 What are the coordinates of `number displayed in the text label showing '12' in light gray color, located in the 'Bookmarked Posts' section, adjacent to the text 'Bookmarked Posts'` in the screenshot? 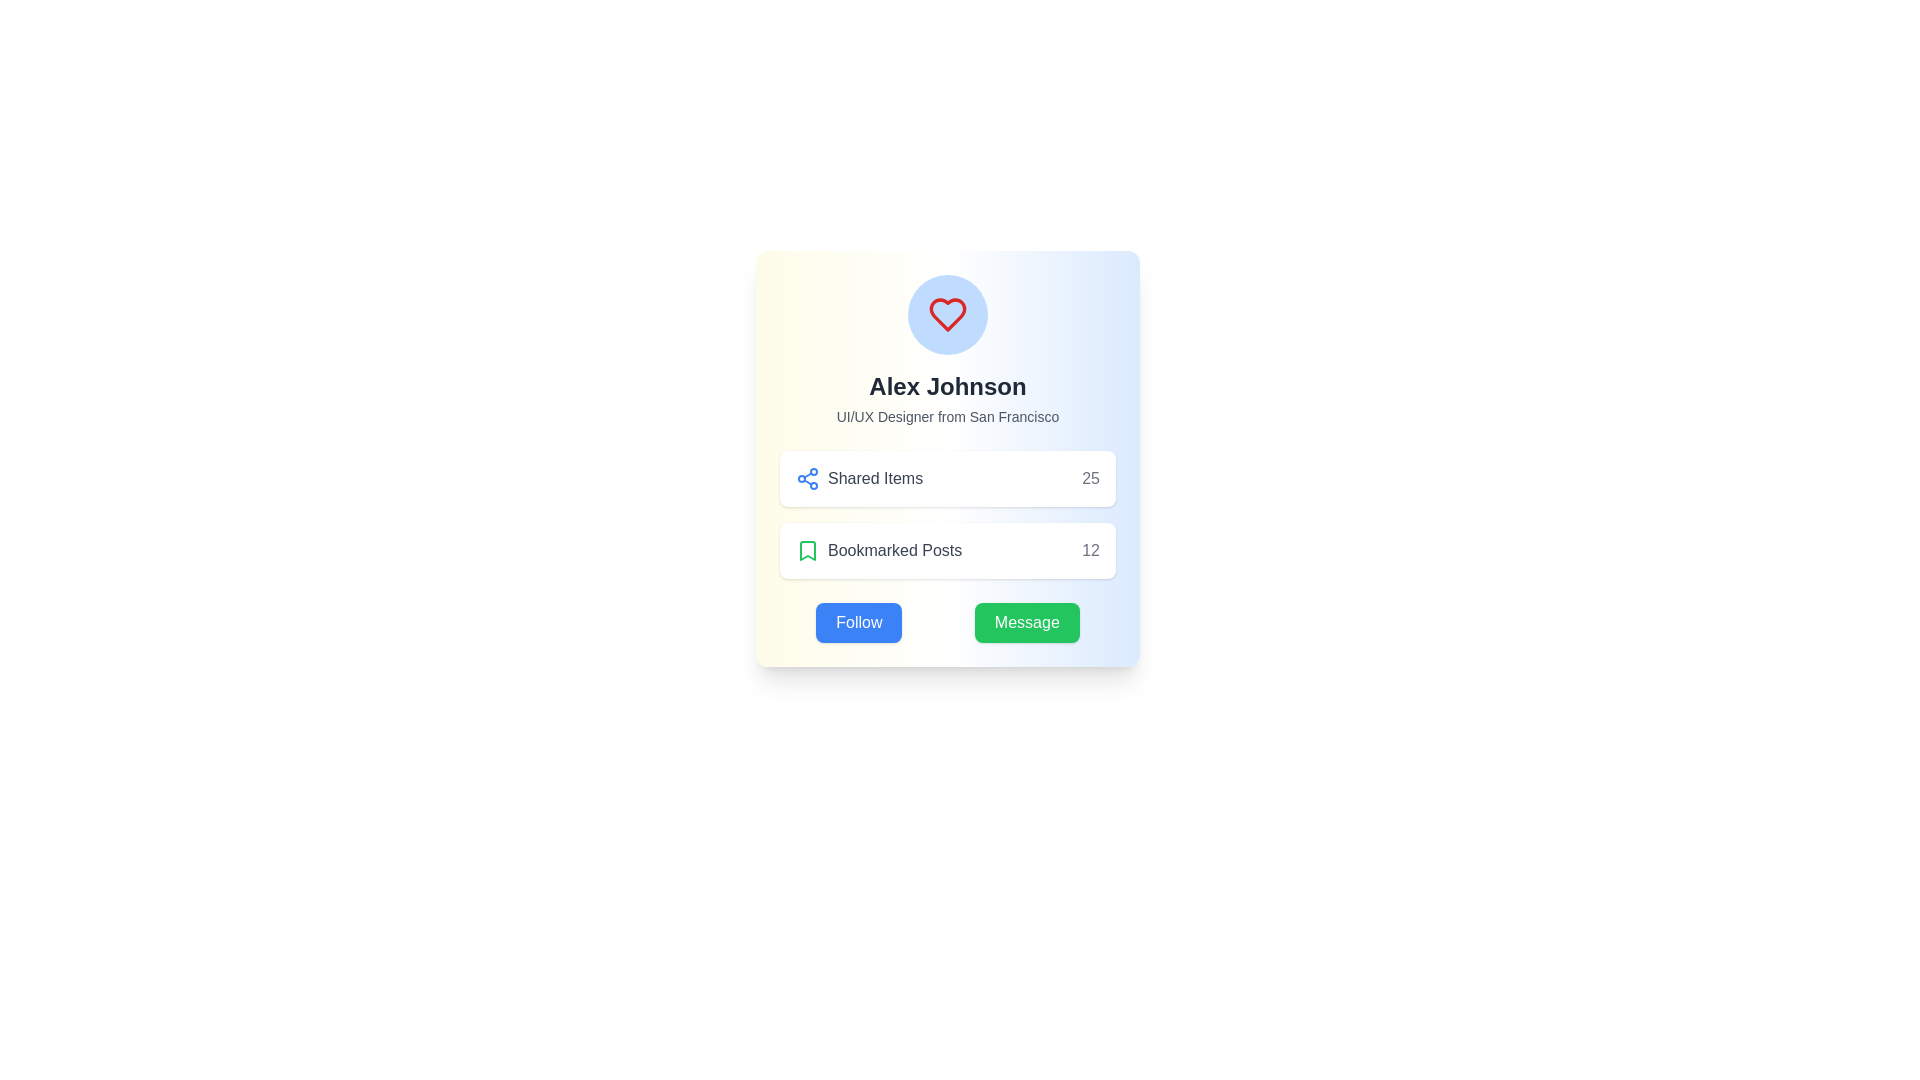 It's located at (1090, 551).